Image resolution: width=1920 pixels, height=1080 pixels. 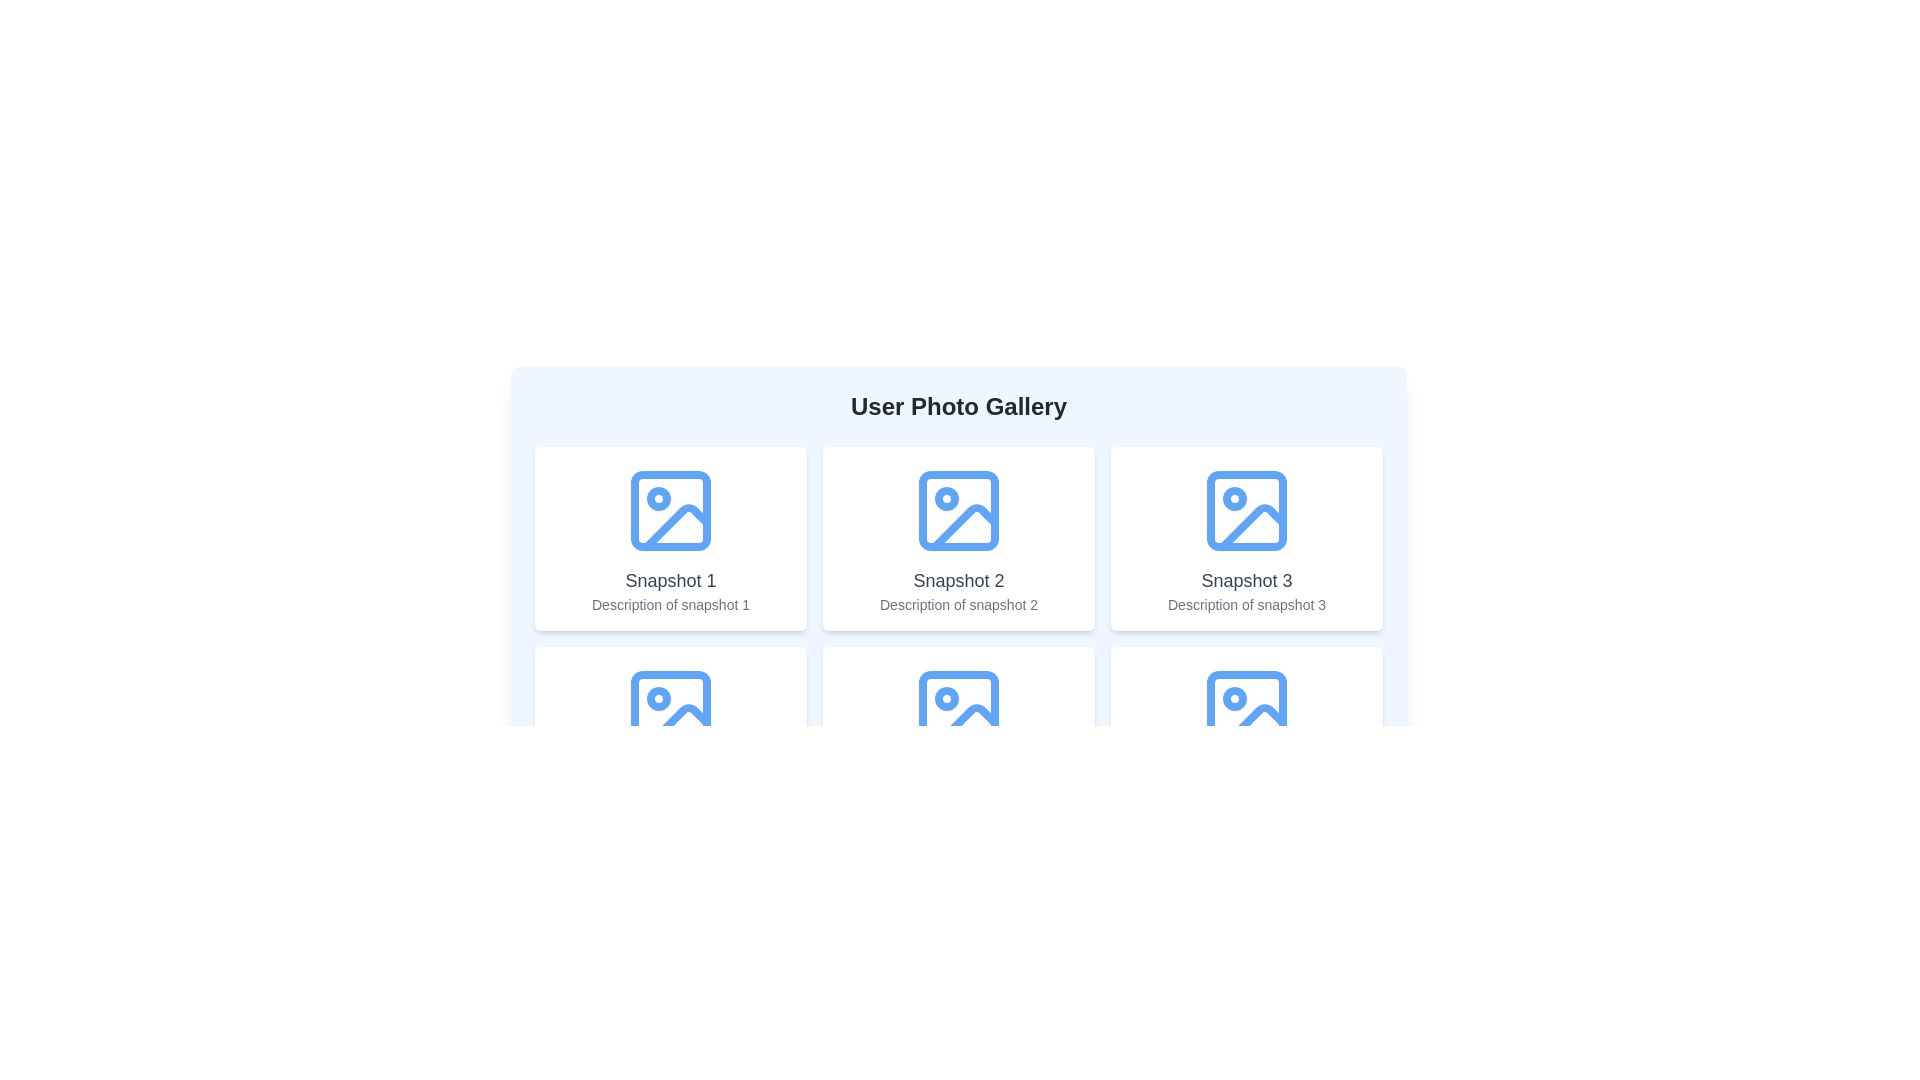 What do you see at coordinates (945, 697) in the screenshot?
I see `the decorative camera lens icon located towards the top-left corner of the photo icon within the 'Snapshot 2' gallery image` at bounding box center [945, 697].